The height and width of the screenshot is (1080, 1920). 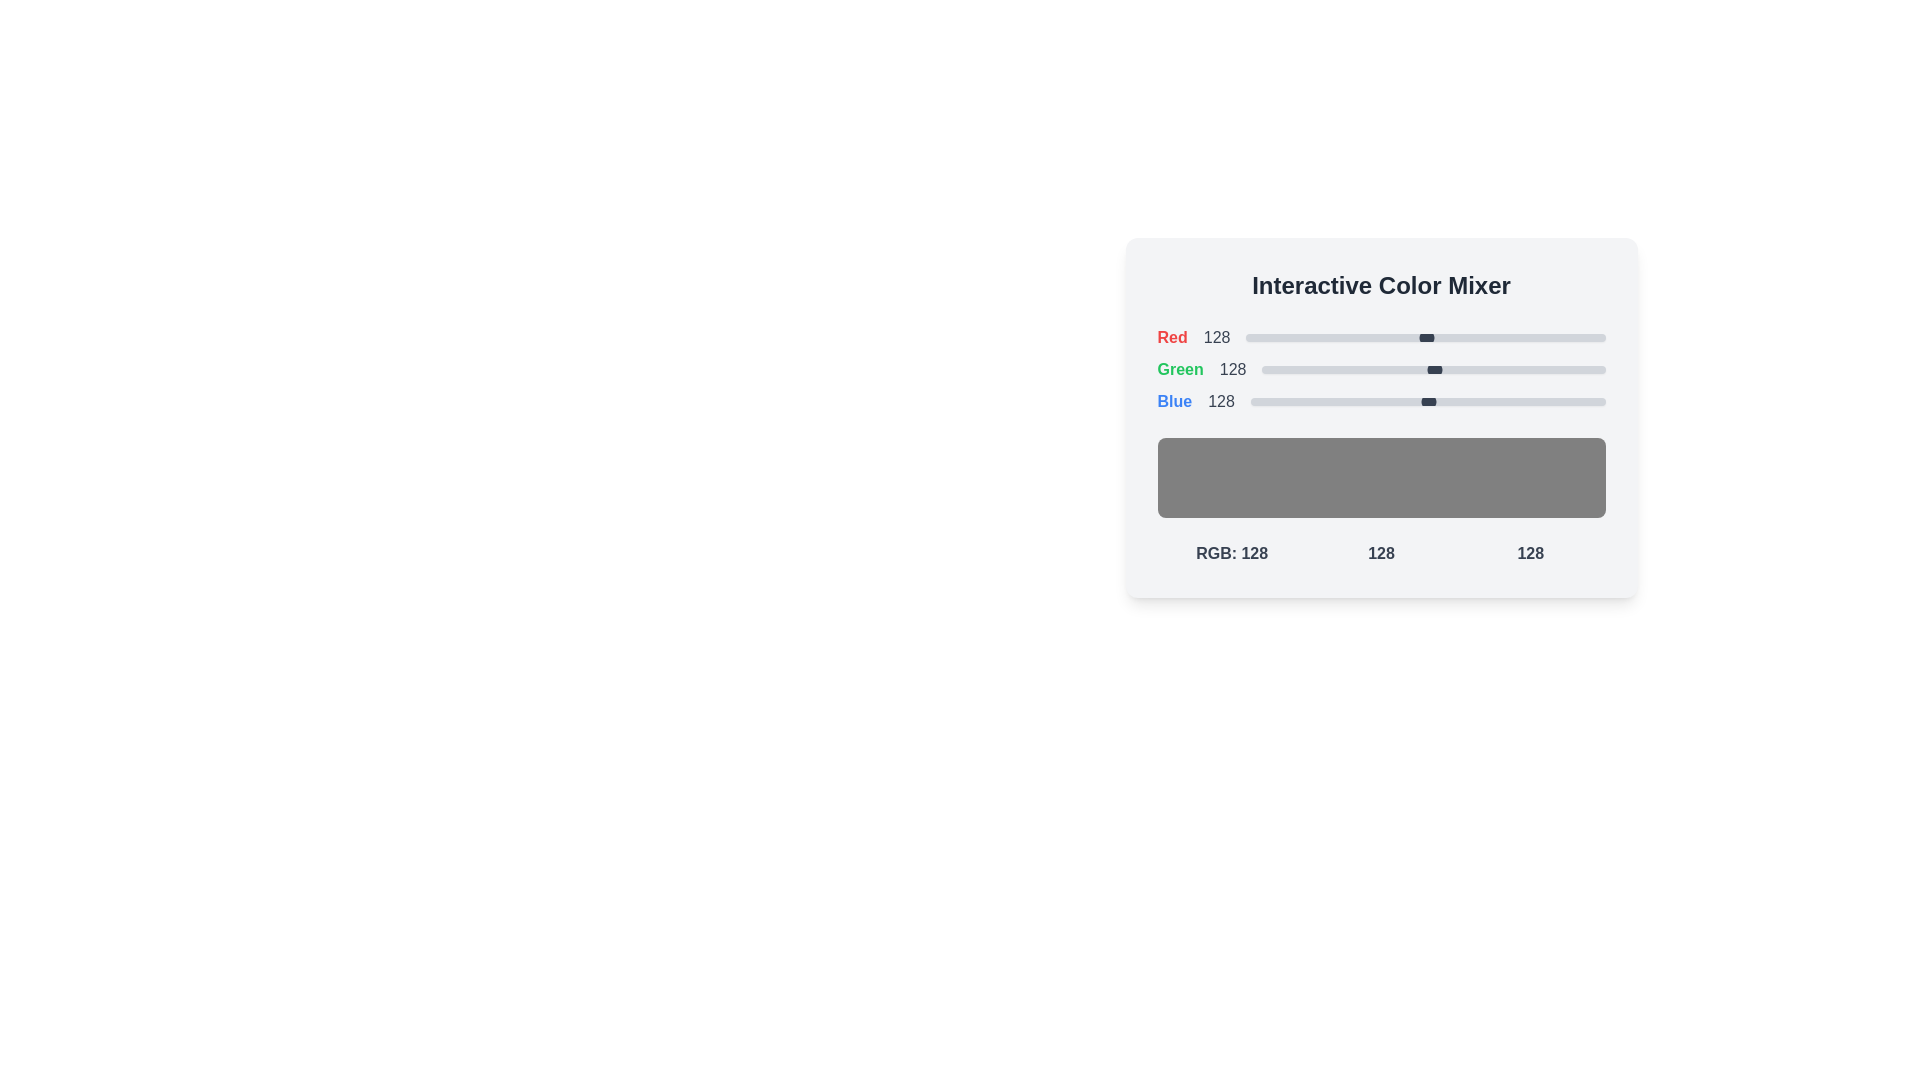 I want to click on the blue value, so click(x=1360, y=401).